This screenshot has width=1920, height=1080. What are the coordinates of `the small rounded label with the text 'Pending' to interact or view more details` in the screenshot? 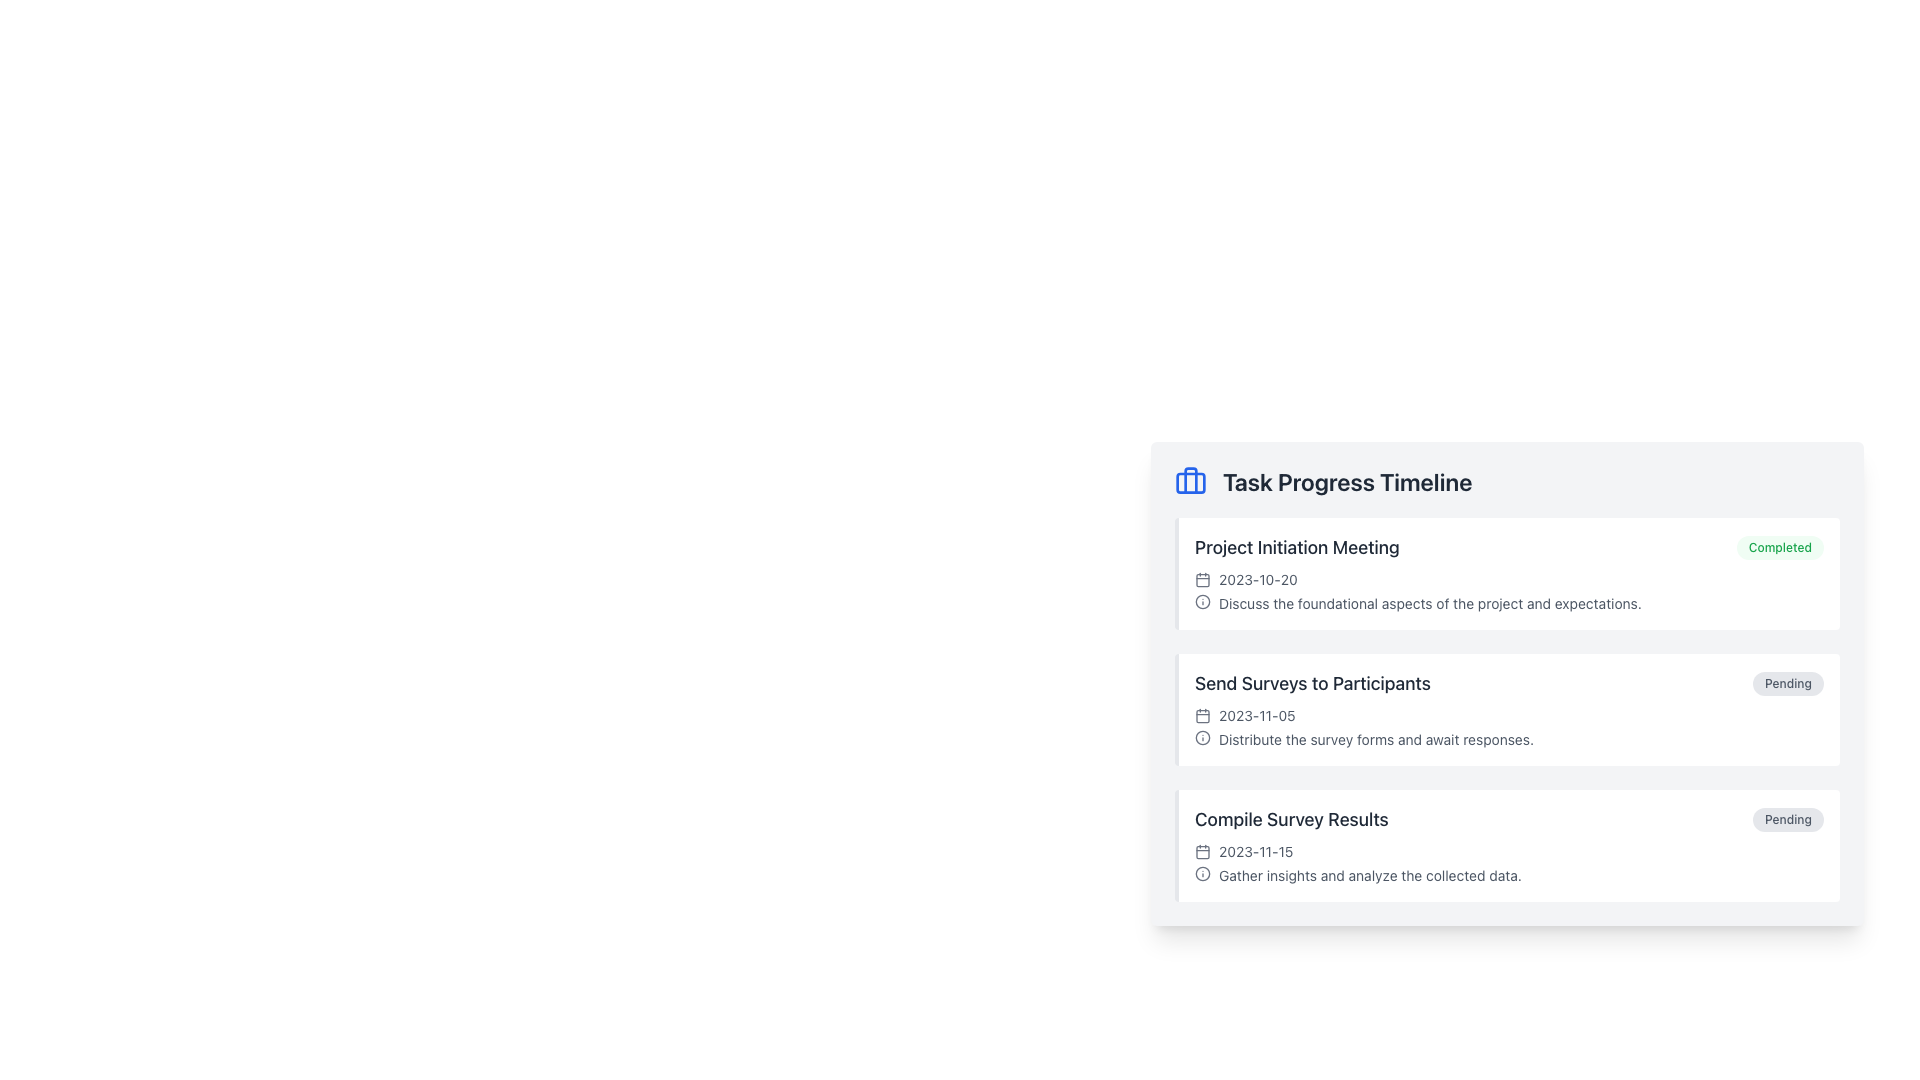 It's located at (1788, 820).